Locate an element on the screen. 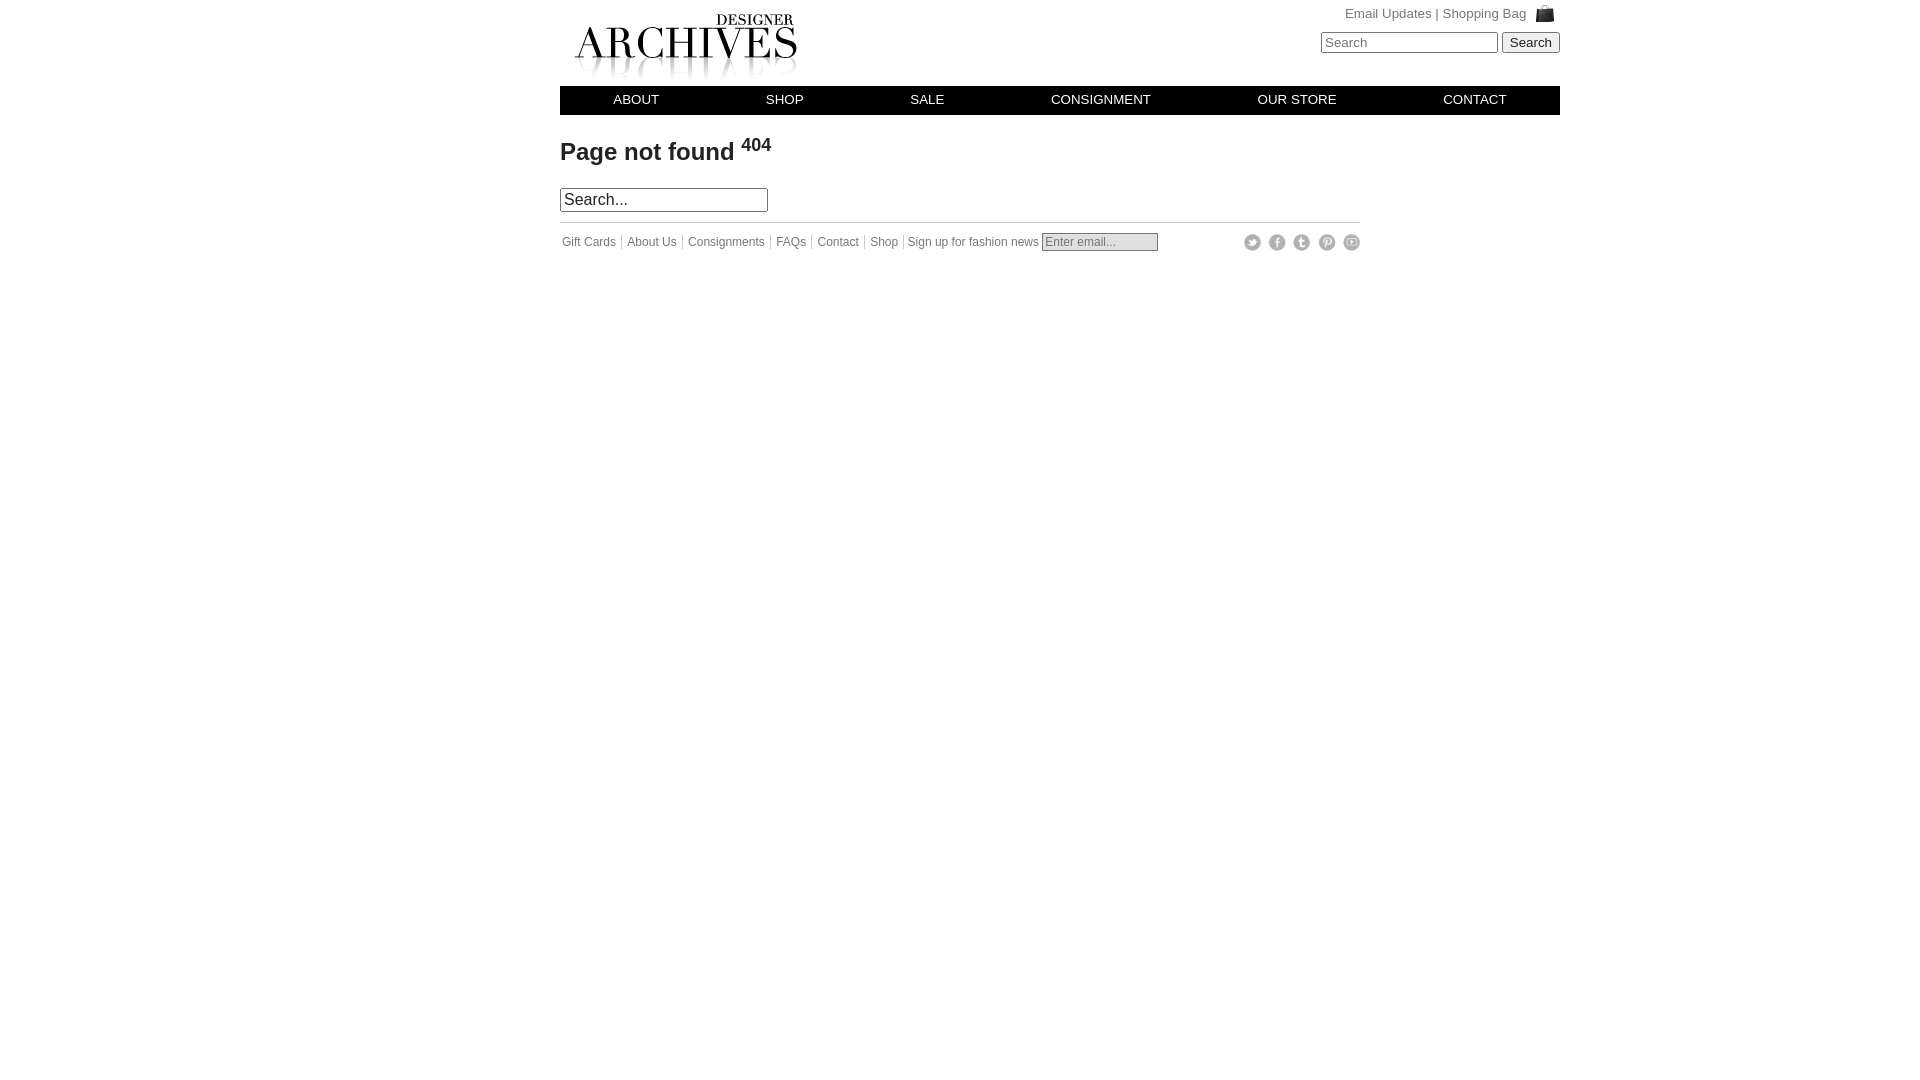 This screenshot has height=1080, width=1920. 'CONSIGNMENT' is located at coordinates (1099, 100).